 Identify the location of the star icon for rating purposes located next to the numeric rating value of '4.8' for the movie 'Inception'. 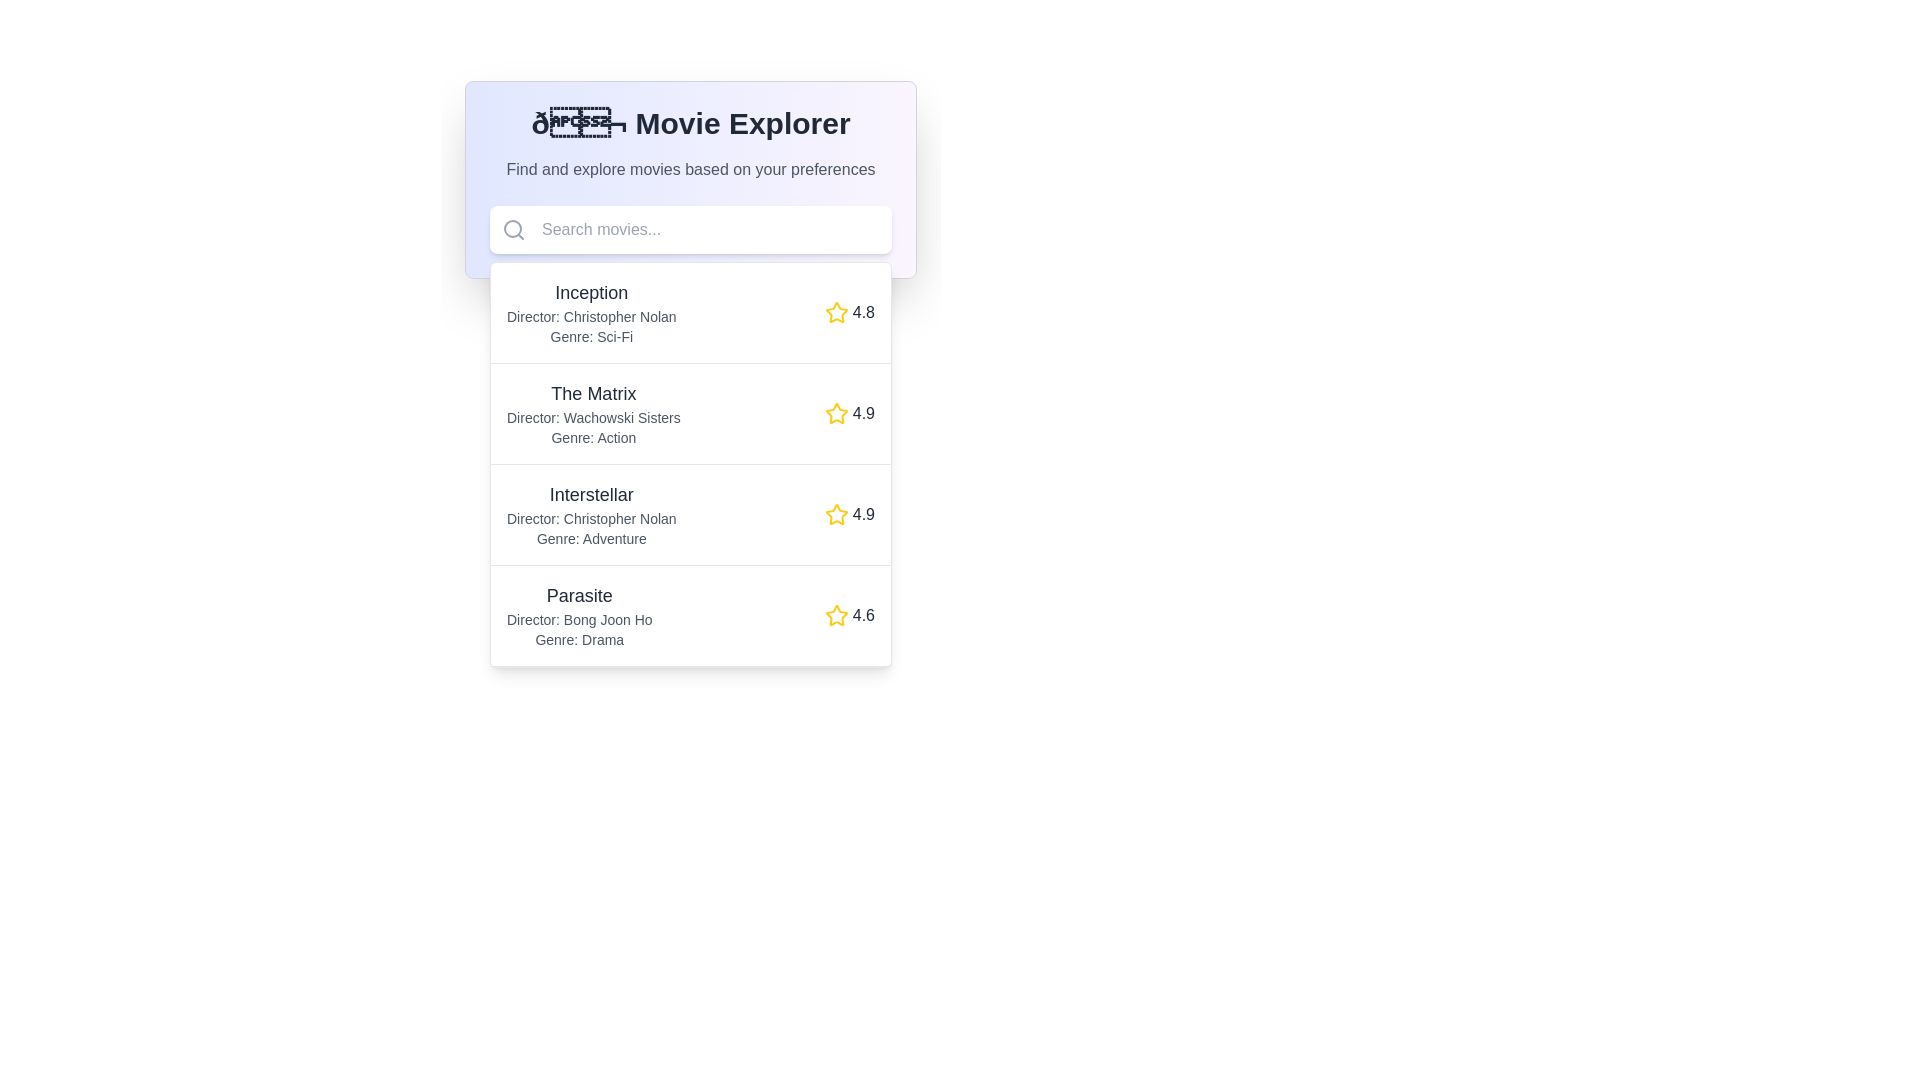
(836, 312).